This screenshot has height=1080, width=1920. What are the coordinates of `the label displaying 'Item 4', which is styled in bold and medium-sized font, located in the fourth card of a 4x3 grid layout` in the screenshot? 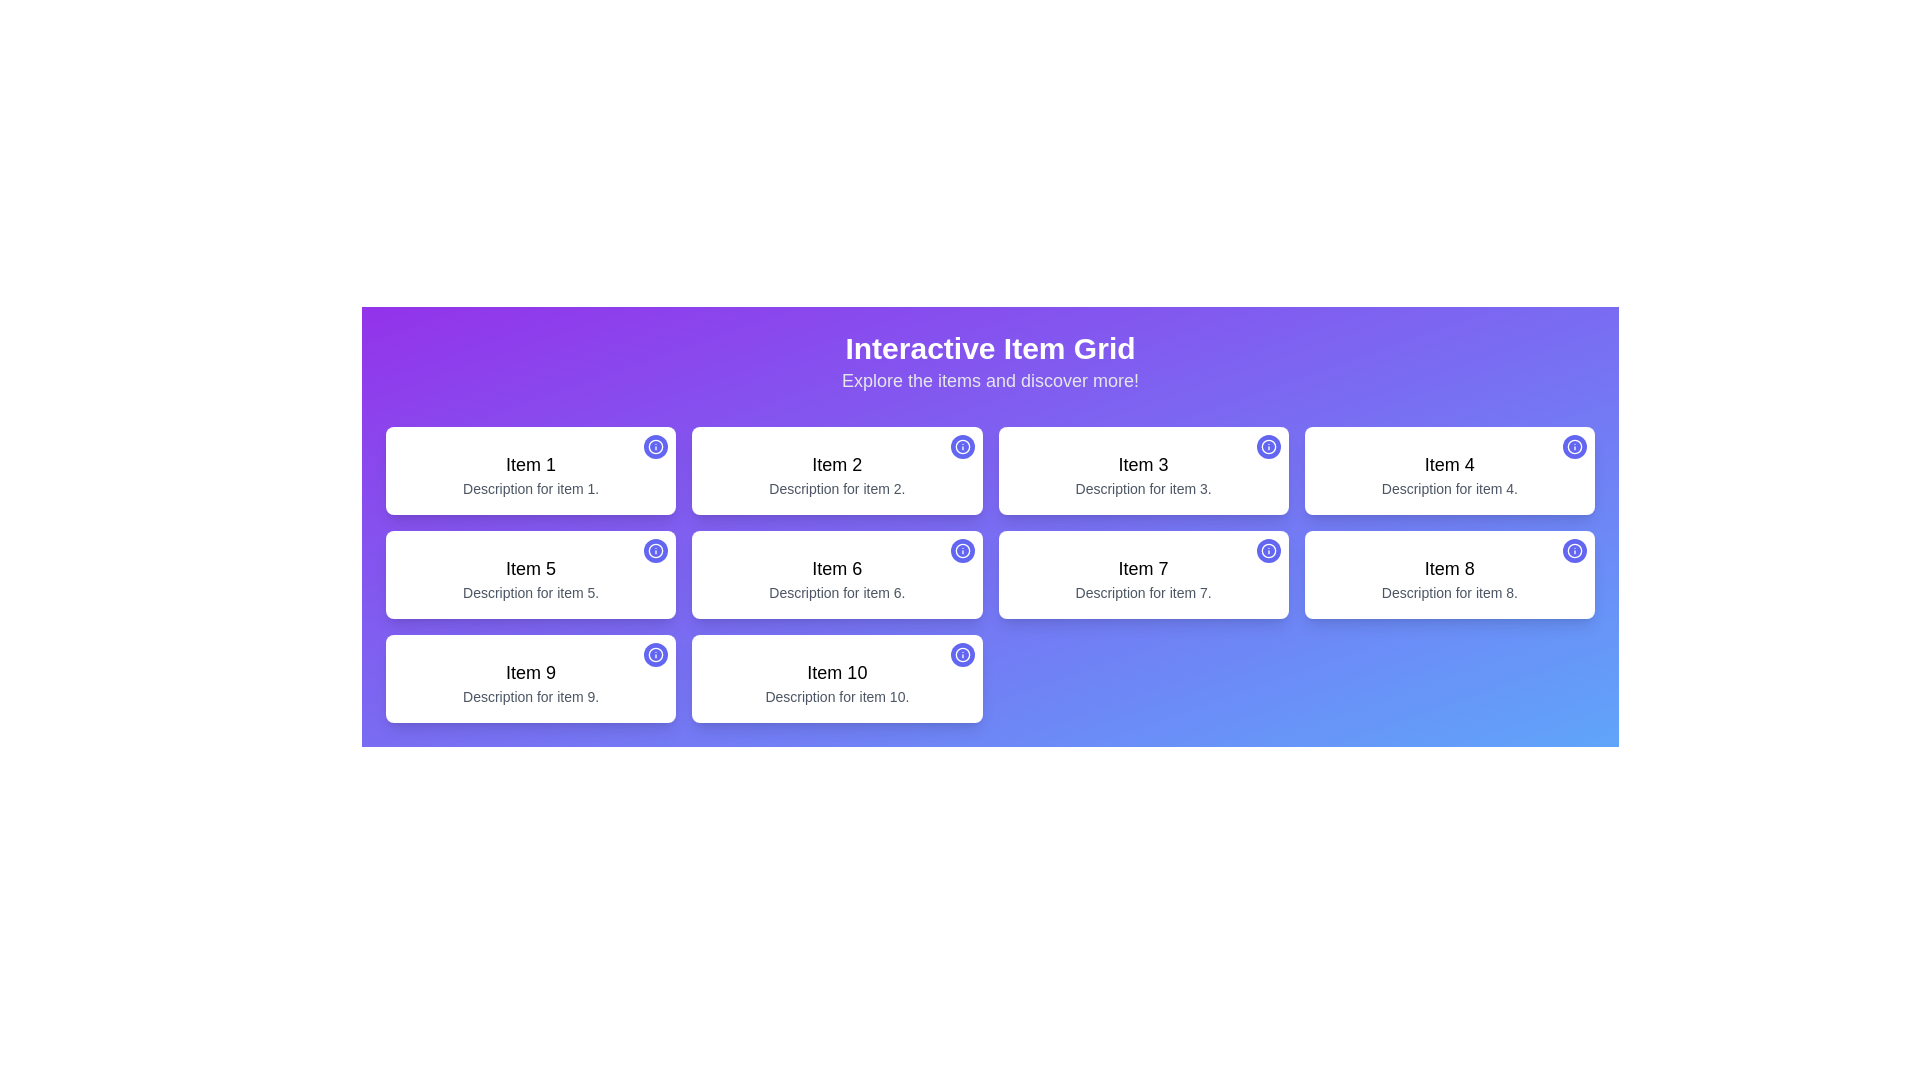 It's located at (1449, 465).